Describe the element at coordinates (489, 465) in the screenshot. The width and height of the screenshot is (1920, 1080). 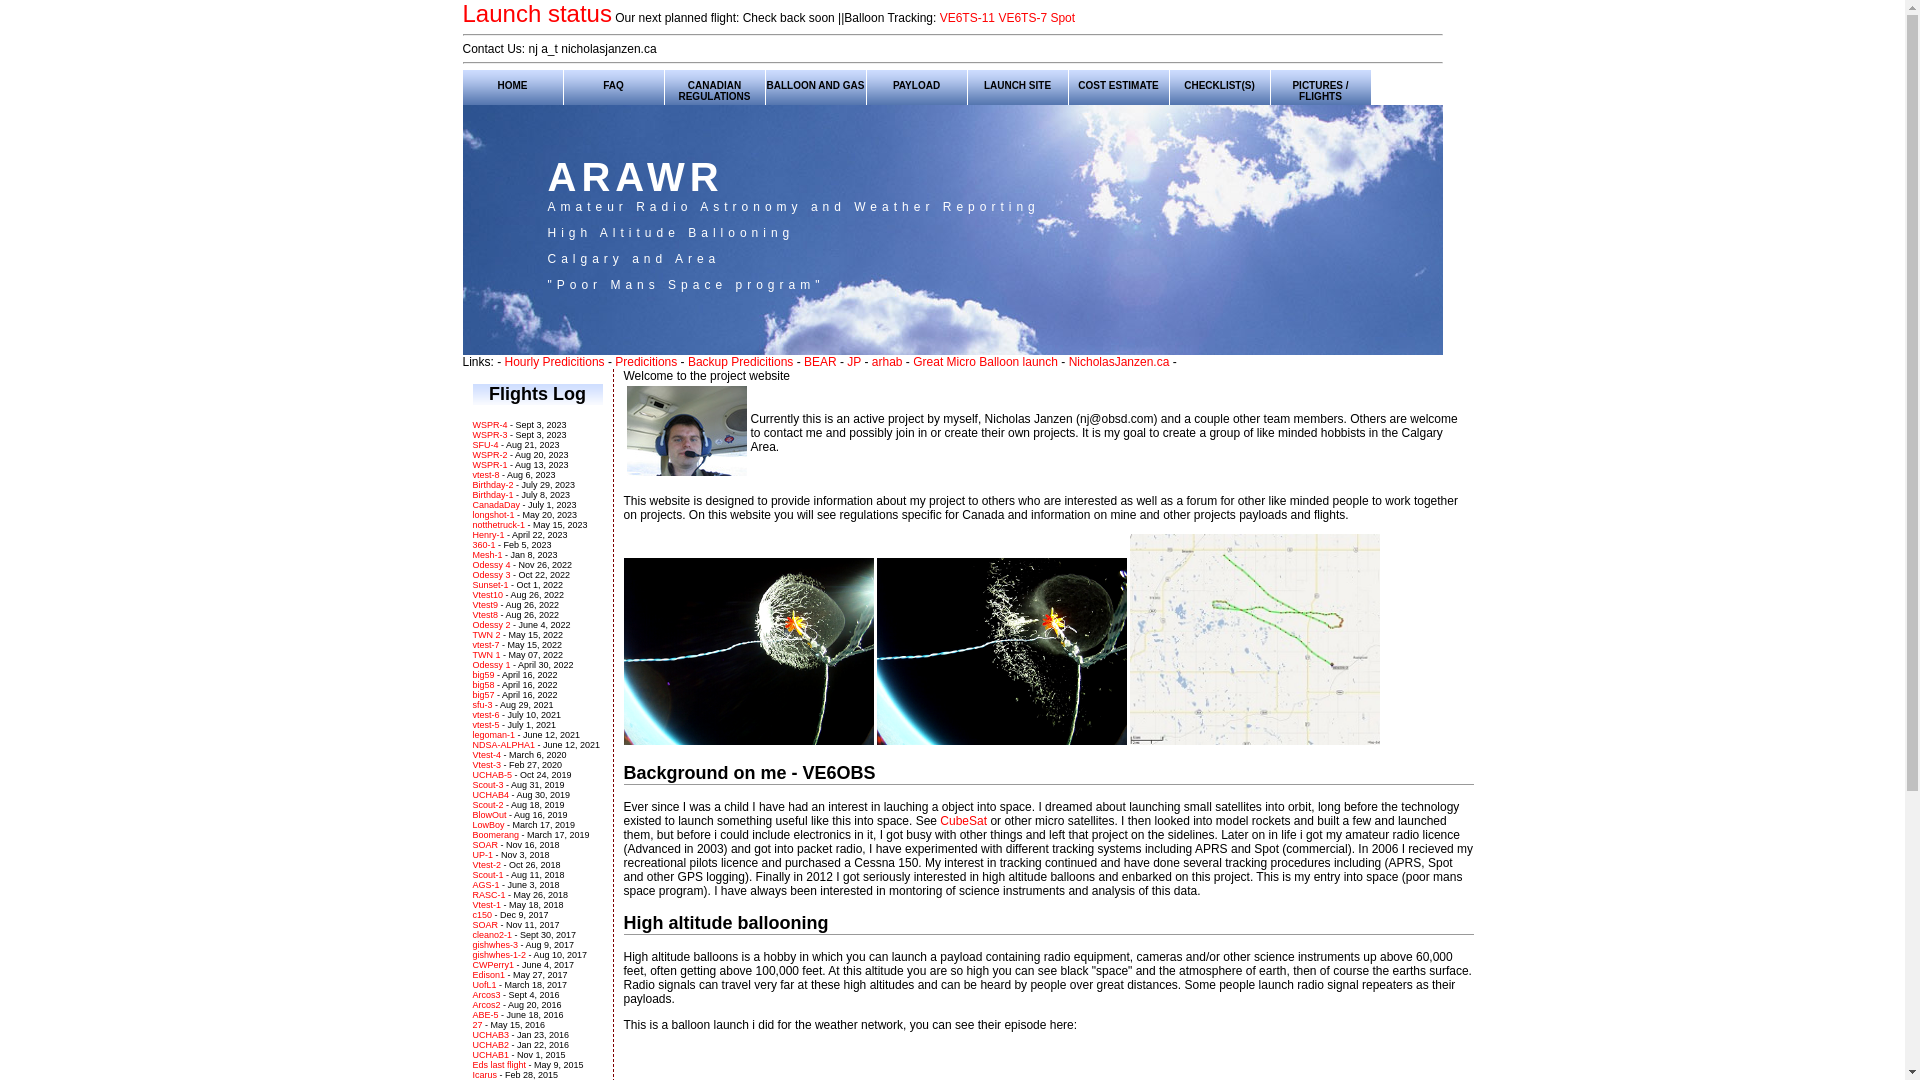
I see `'WSPR-1'` at that location.